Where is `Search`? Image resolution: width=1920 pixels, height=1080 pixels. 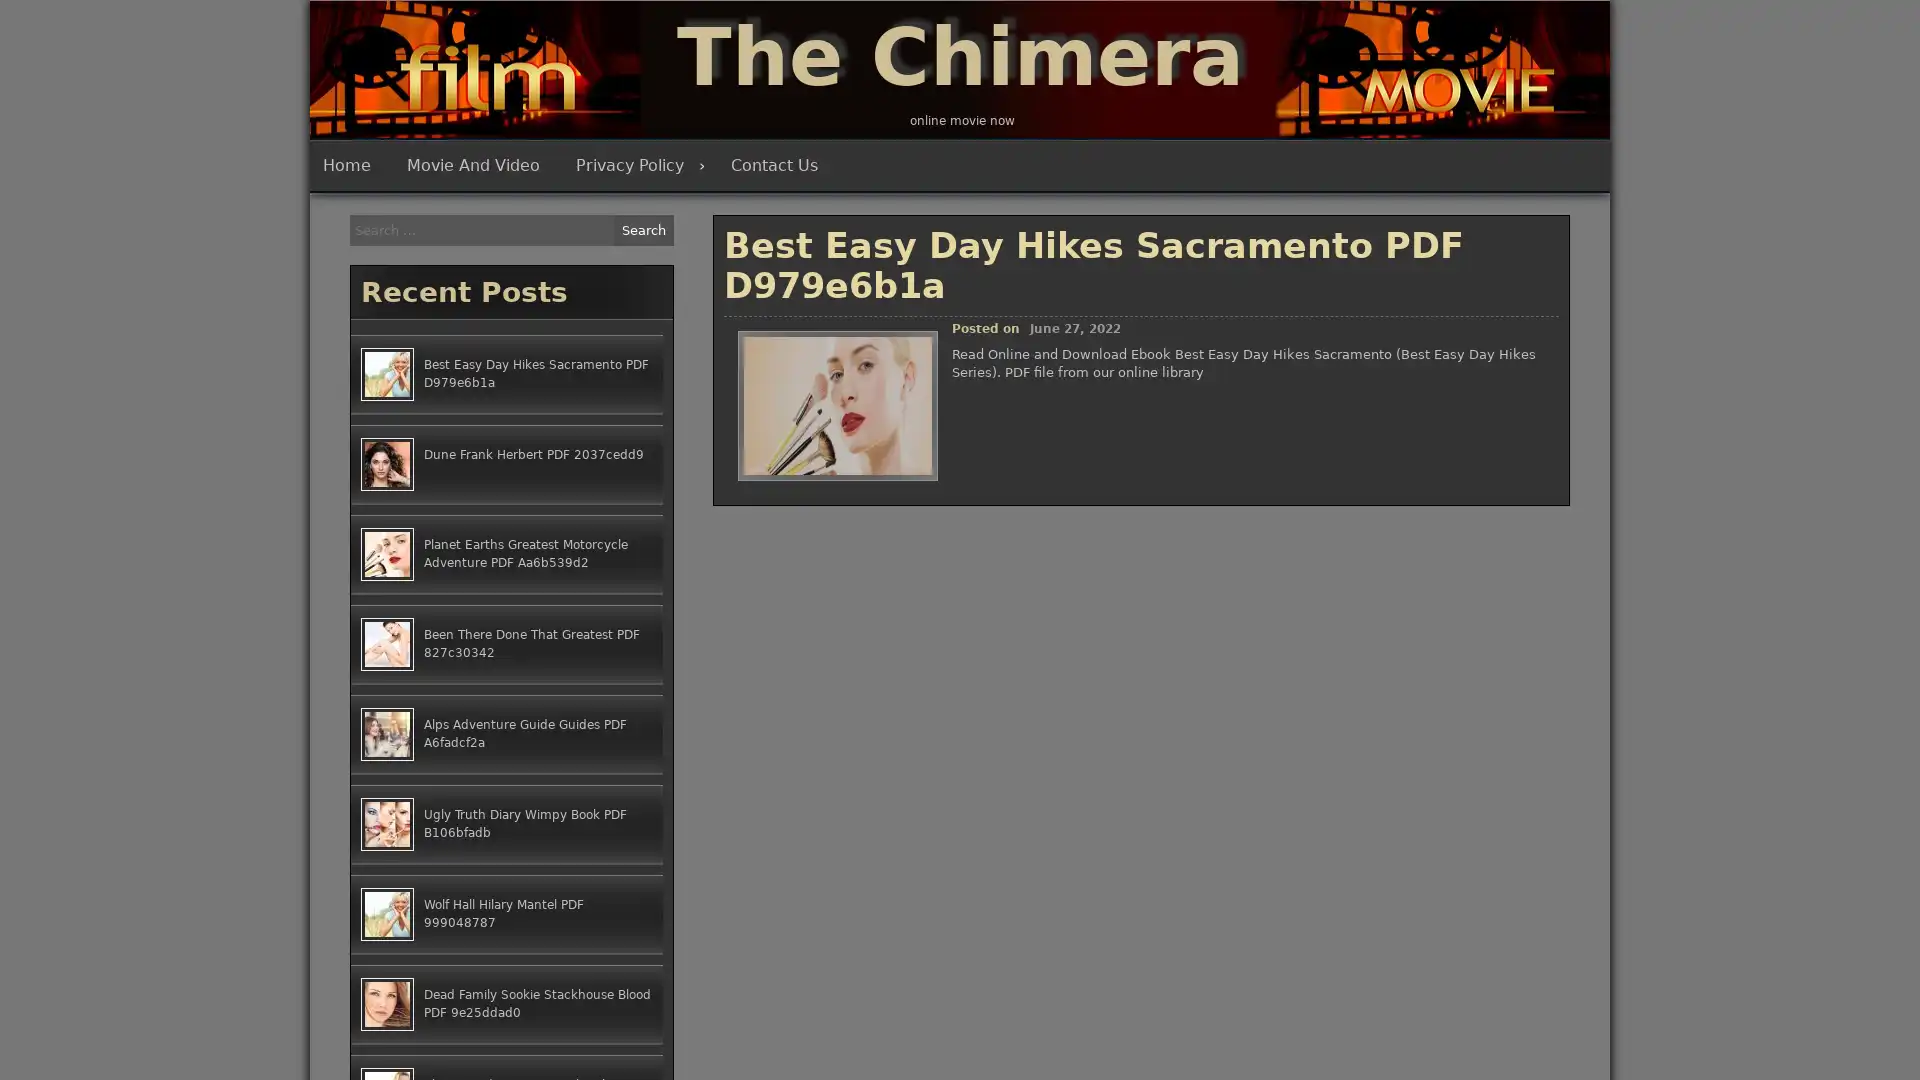 Search is located at coordinates (643, 229).